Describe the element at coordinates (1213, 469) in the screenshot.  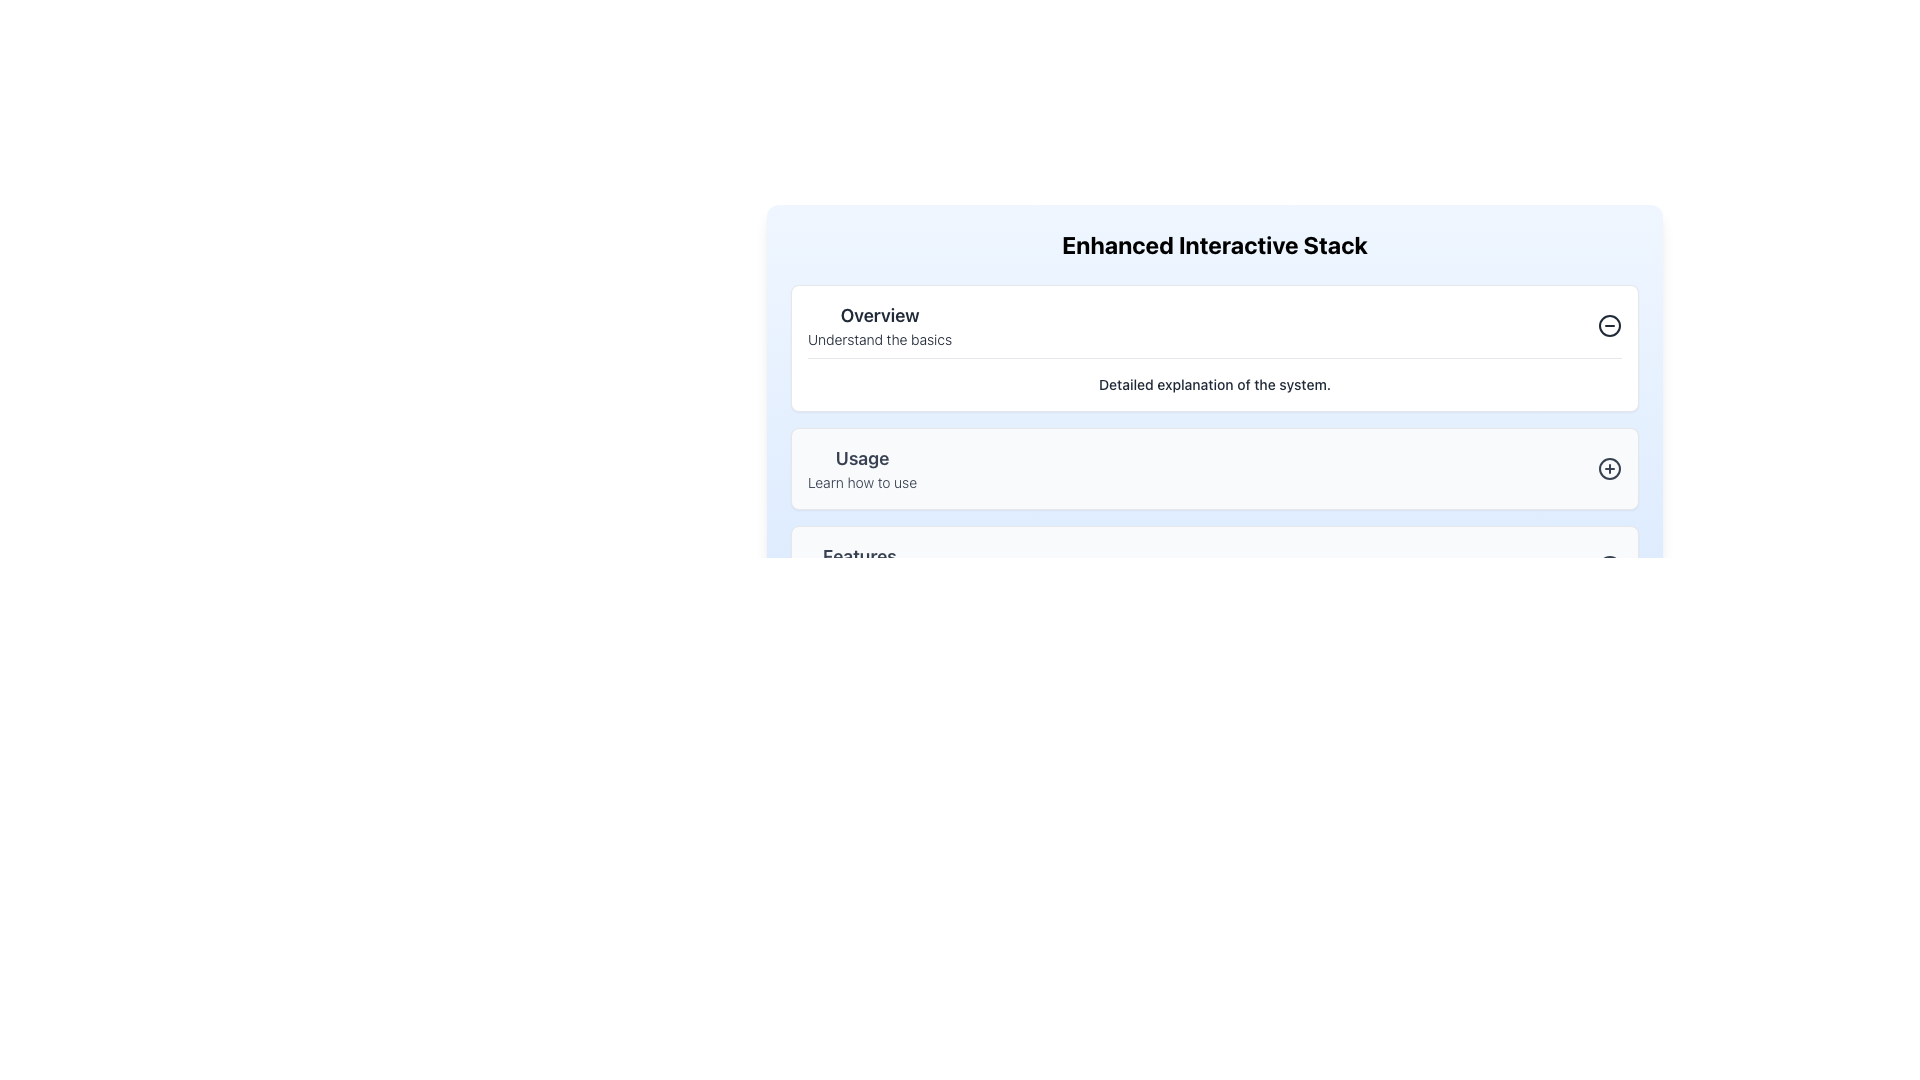
I see `the clickable section below 'Overview' and above 'Features'` at that location.